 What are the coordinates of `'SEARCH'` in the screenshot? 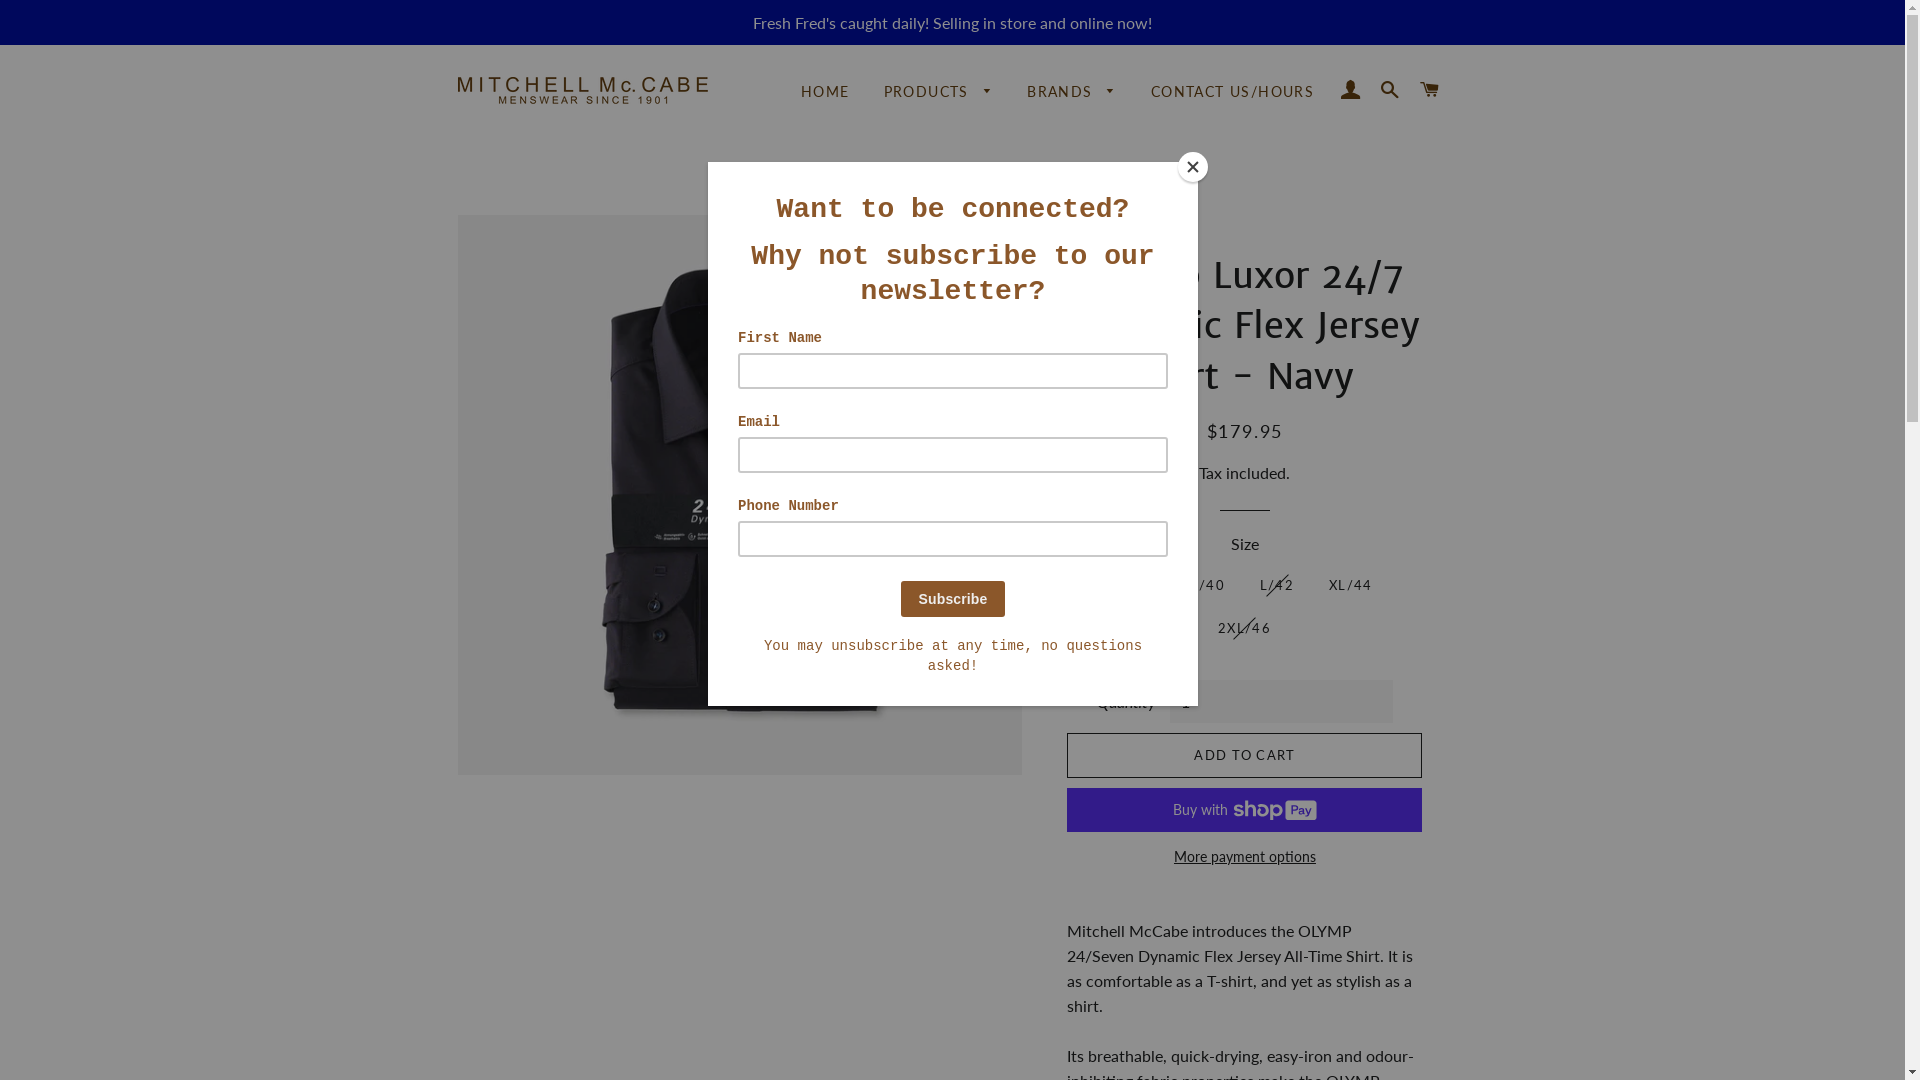 It's located at (1389, 88).